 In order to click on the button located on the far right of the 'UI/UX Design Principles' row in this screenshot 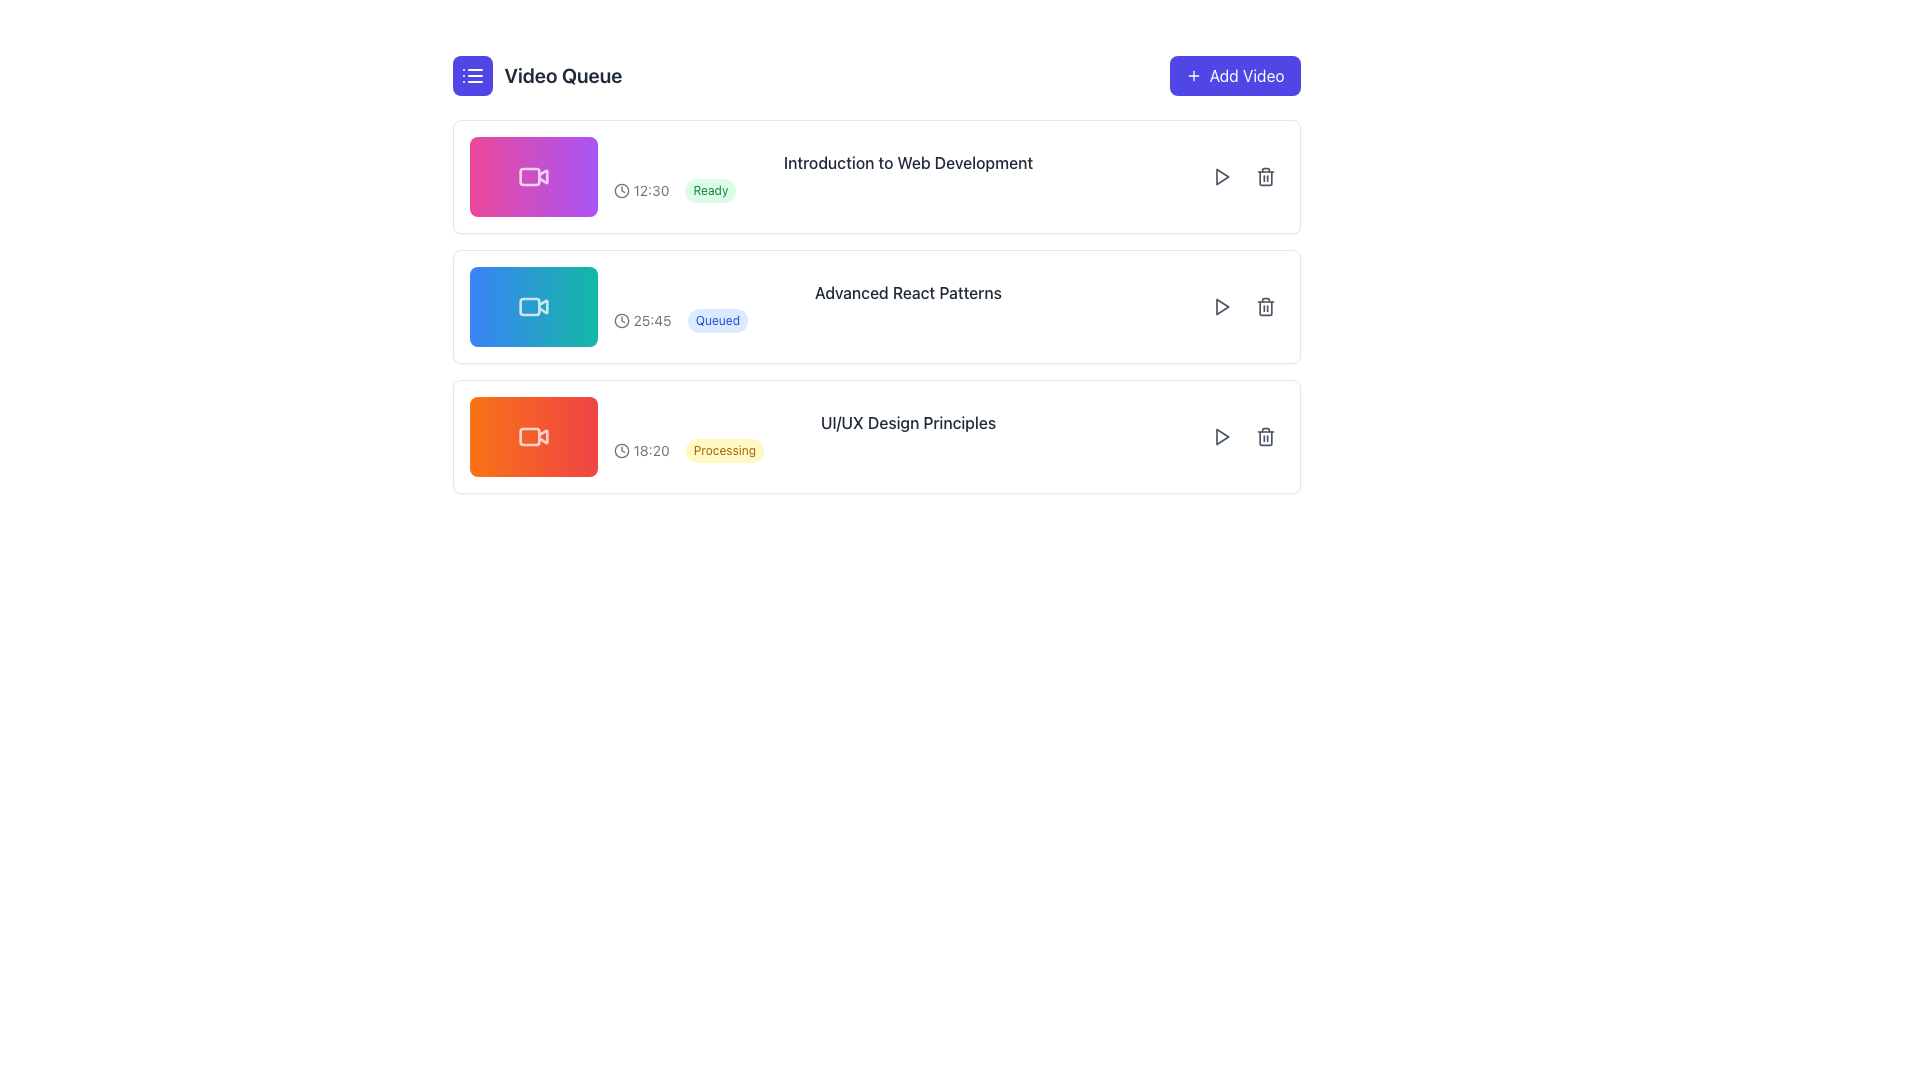, I will do `click(1221, 435)`.